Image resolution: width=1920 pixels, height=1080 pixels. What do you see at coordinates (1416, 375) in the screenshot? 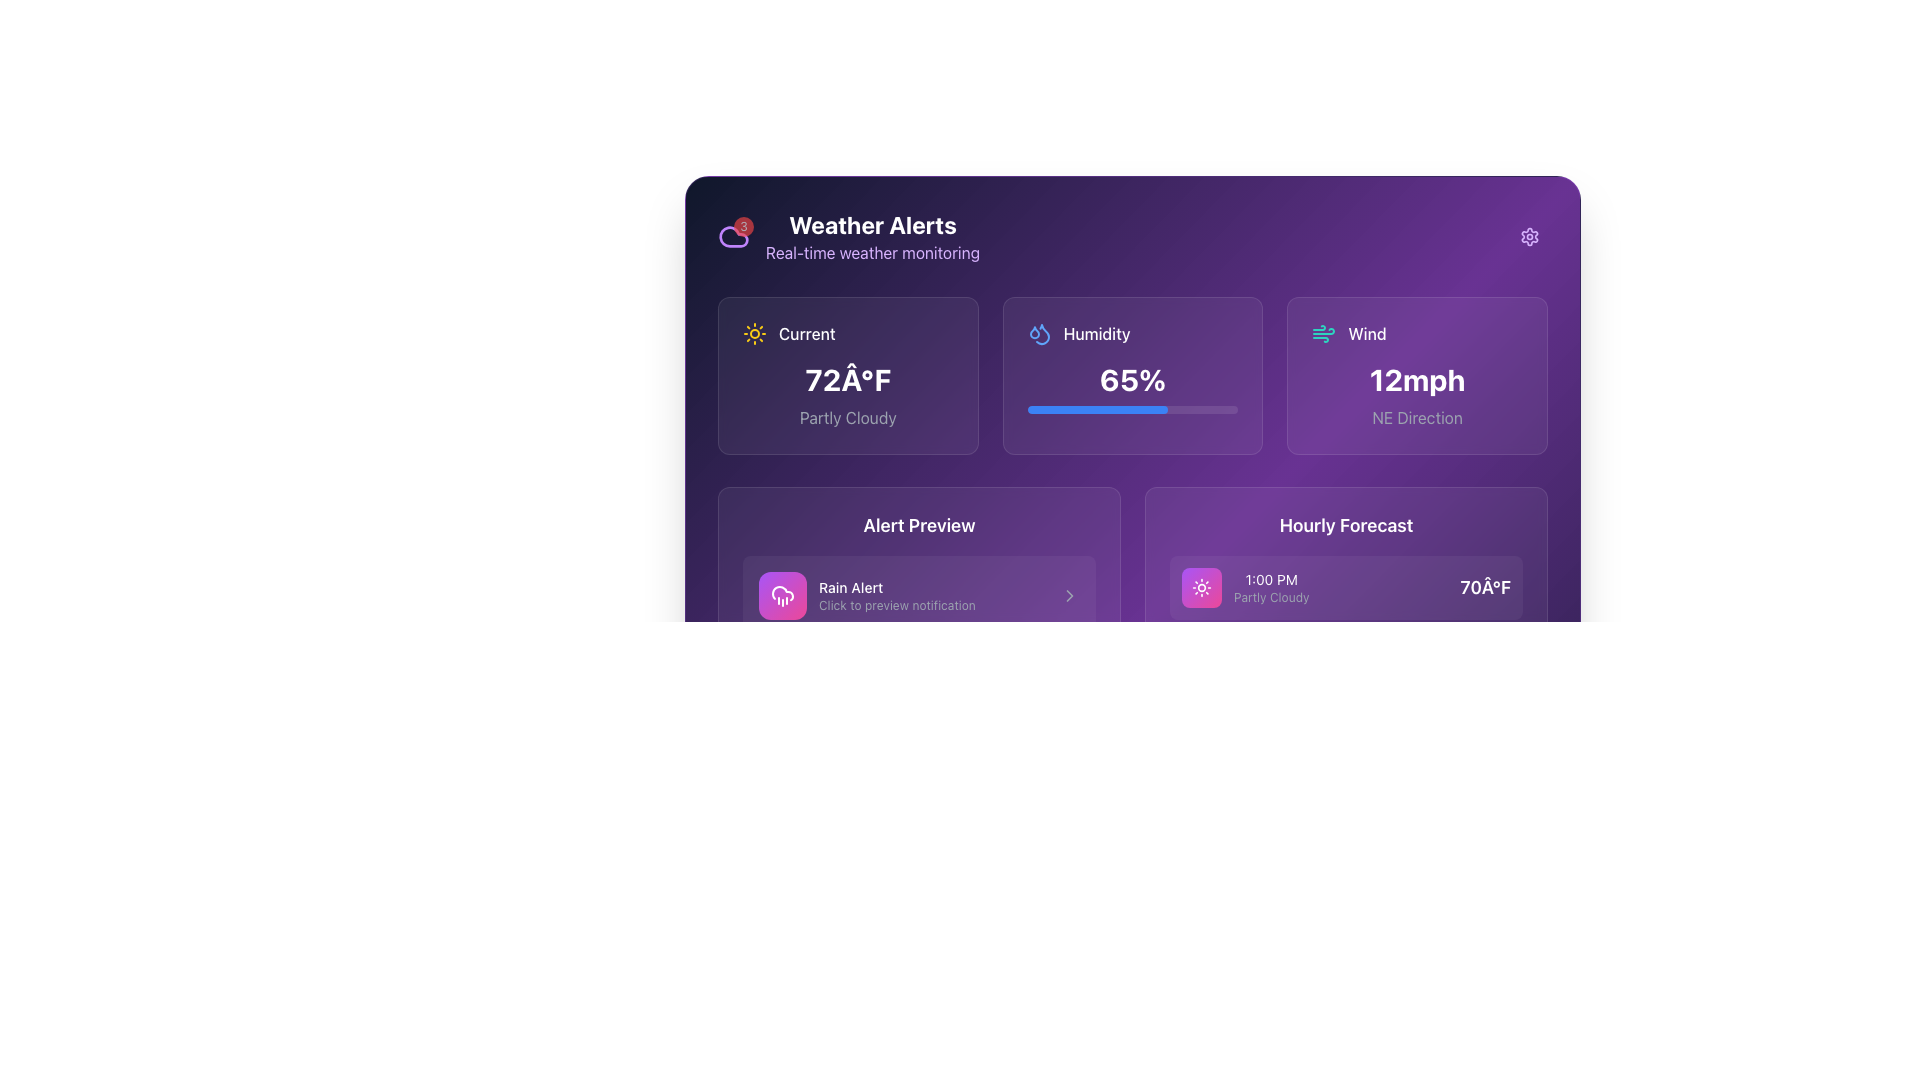
I see `the Information Card displaying weather data with a purple background, featuring a teal wind icon and the label 'Wind', which shows '12mph' in bold white text and 'NE Direction' in smaller gray text` at bounding box center [1416, 375].